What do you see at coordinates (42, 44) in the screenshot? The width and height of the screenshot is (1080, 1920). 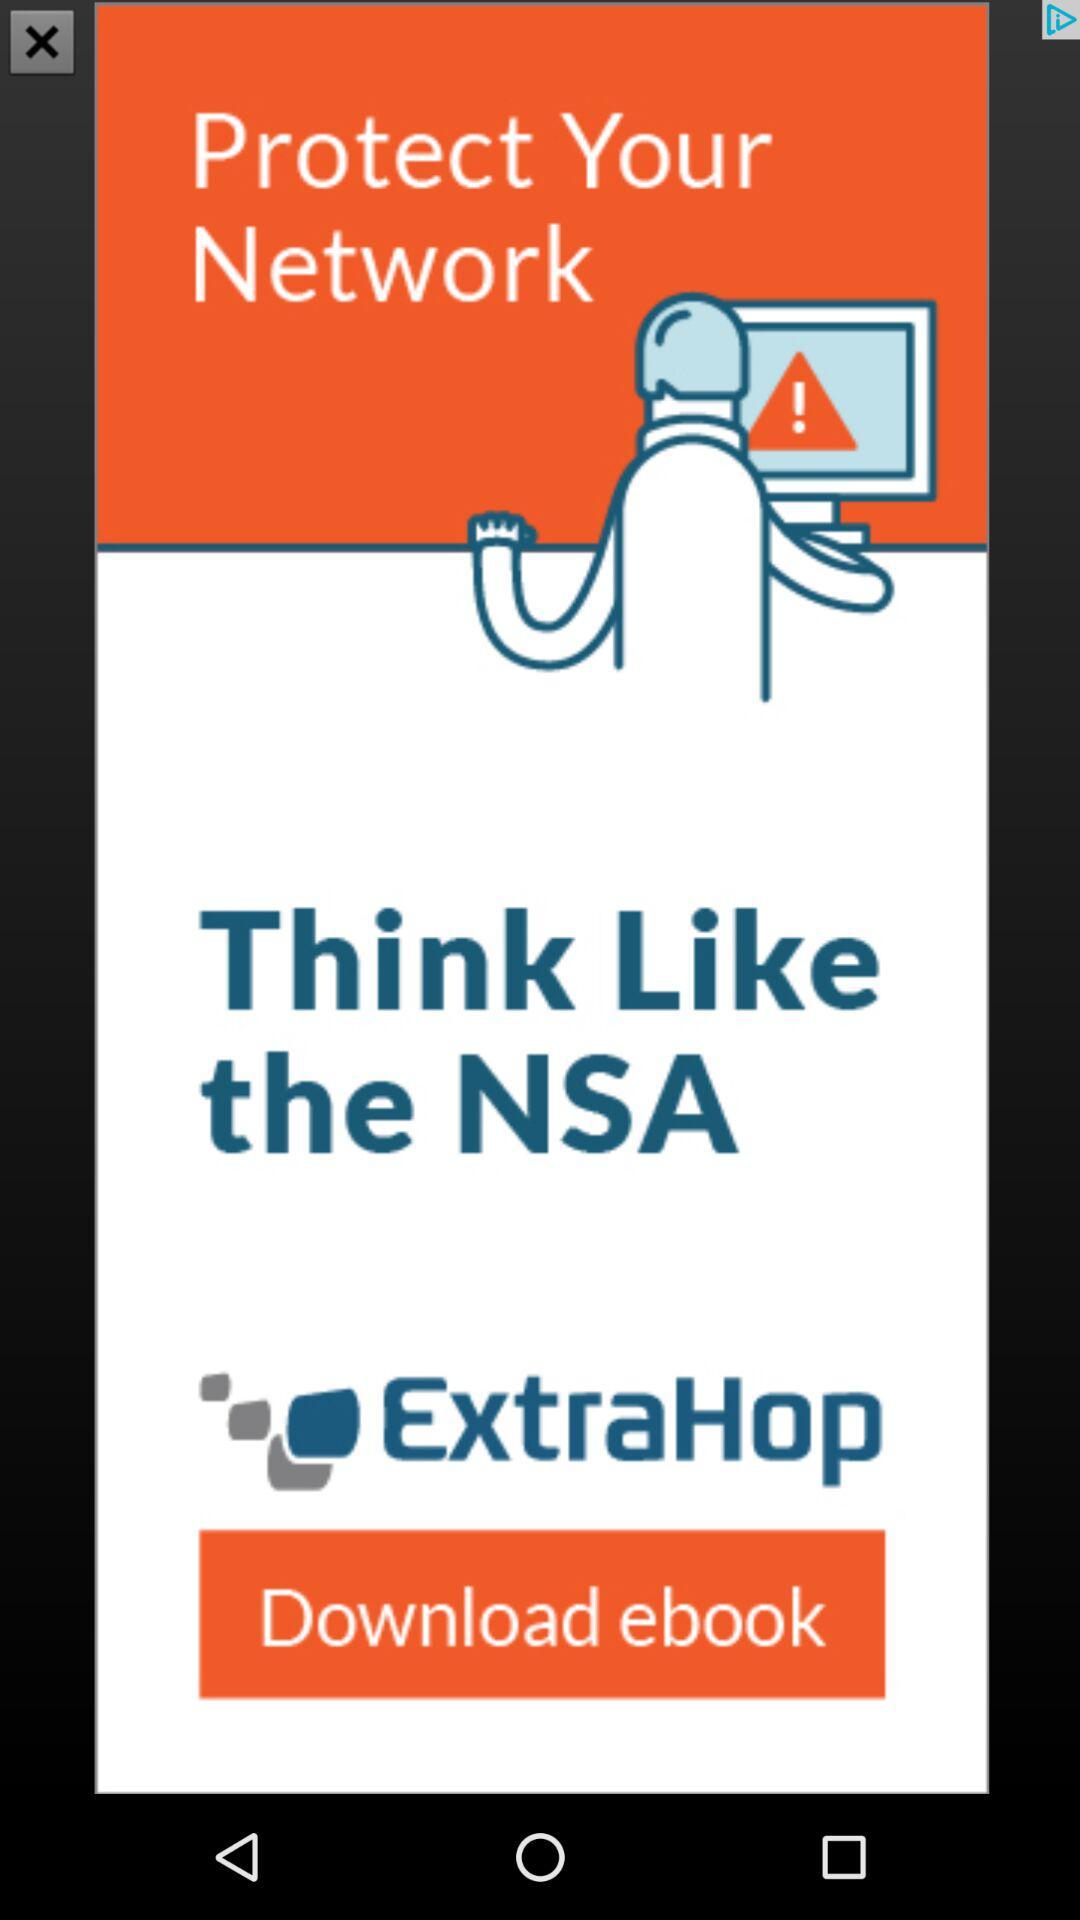 I see `the close icon` at bounding box center [42, 44].